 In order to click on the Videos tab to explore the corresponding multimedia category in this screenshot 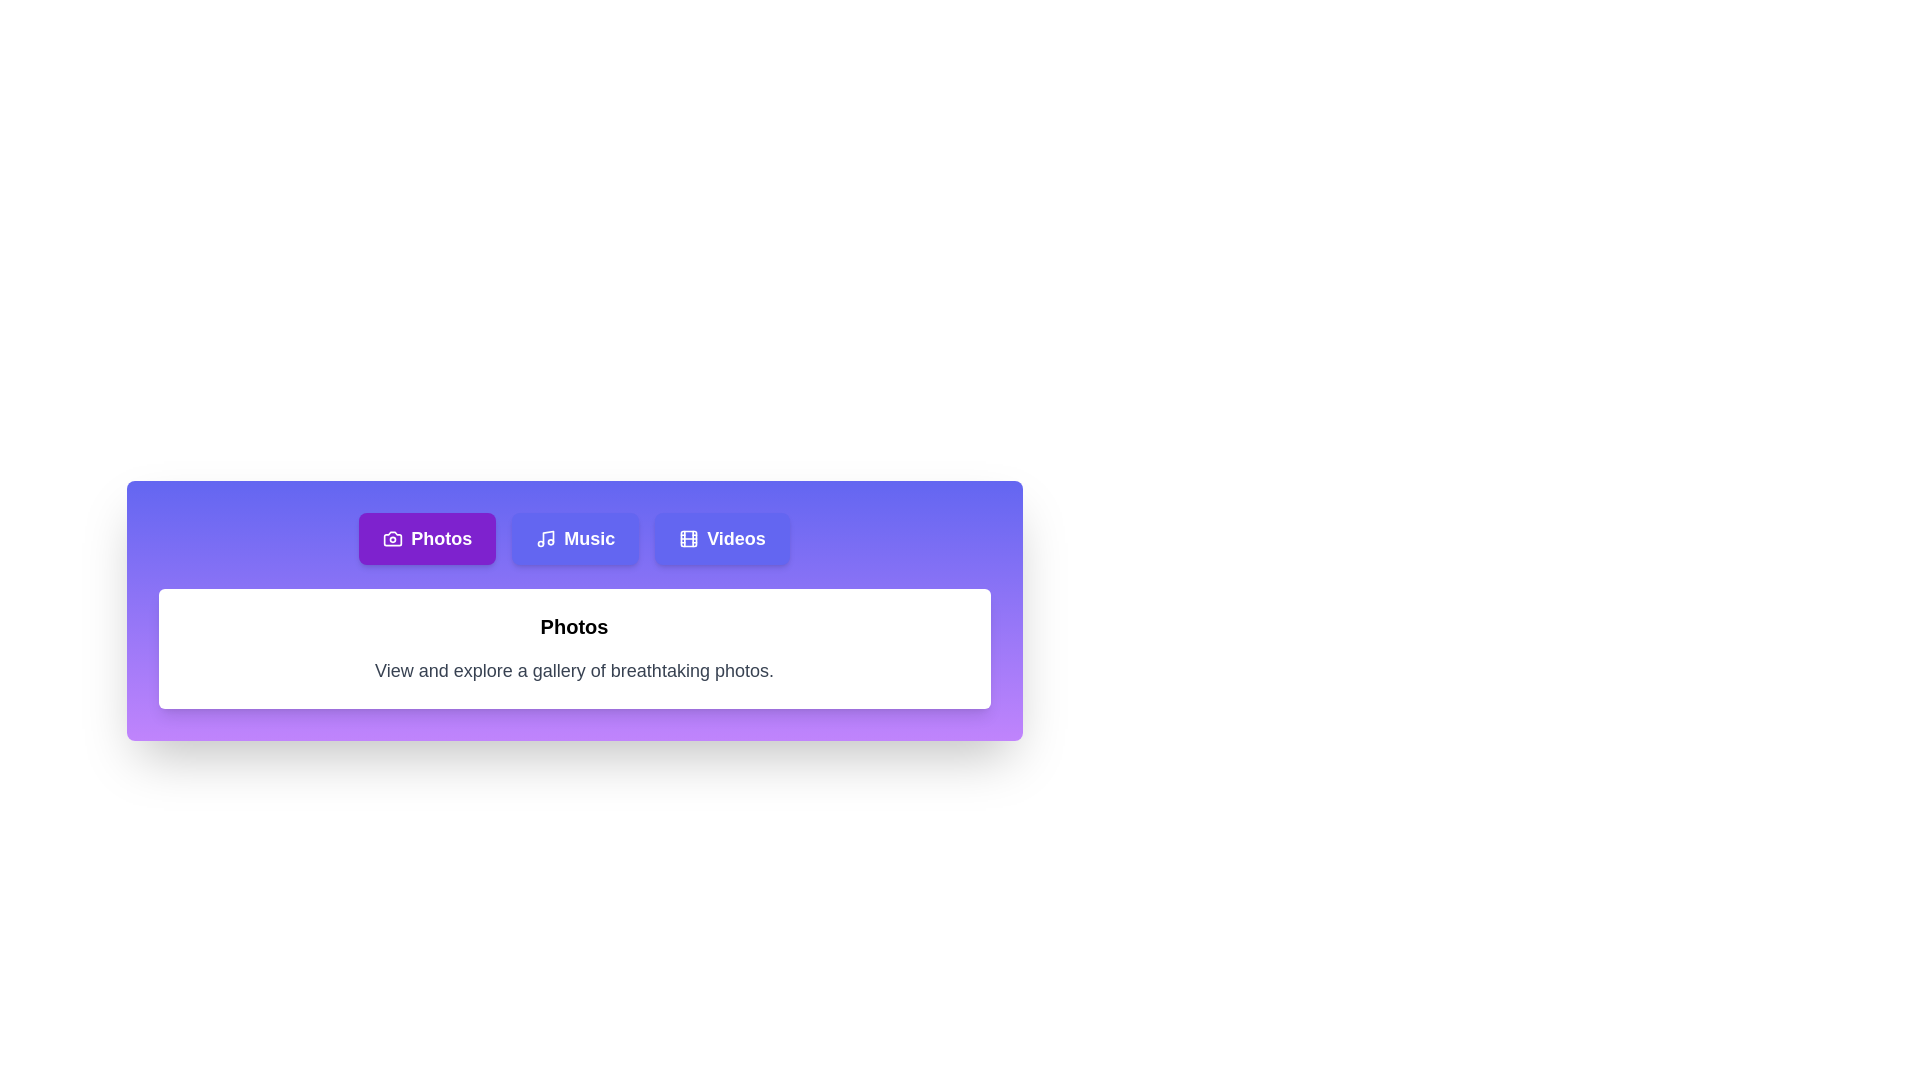, I will do `click(721, 538)`.